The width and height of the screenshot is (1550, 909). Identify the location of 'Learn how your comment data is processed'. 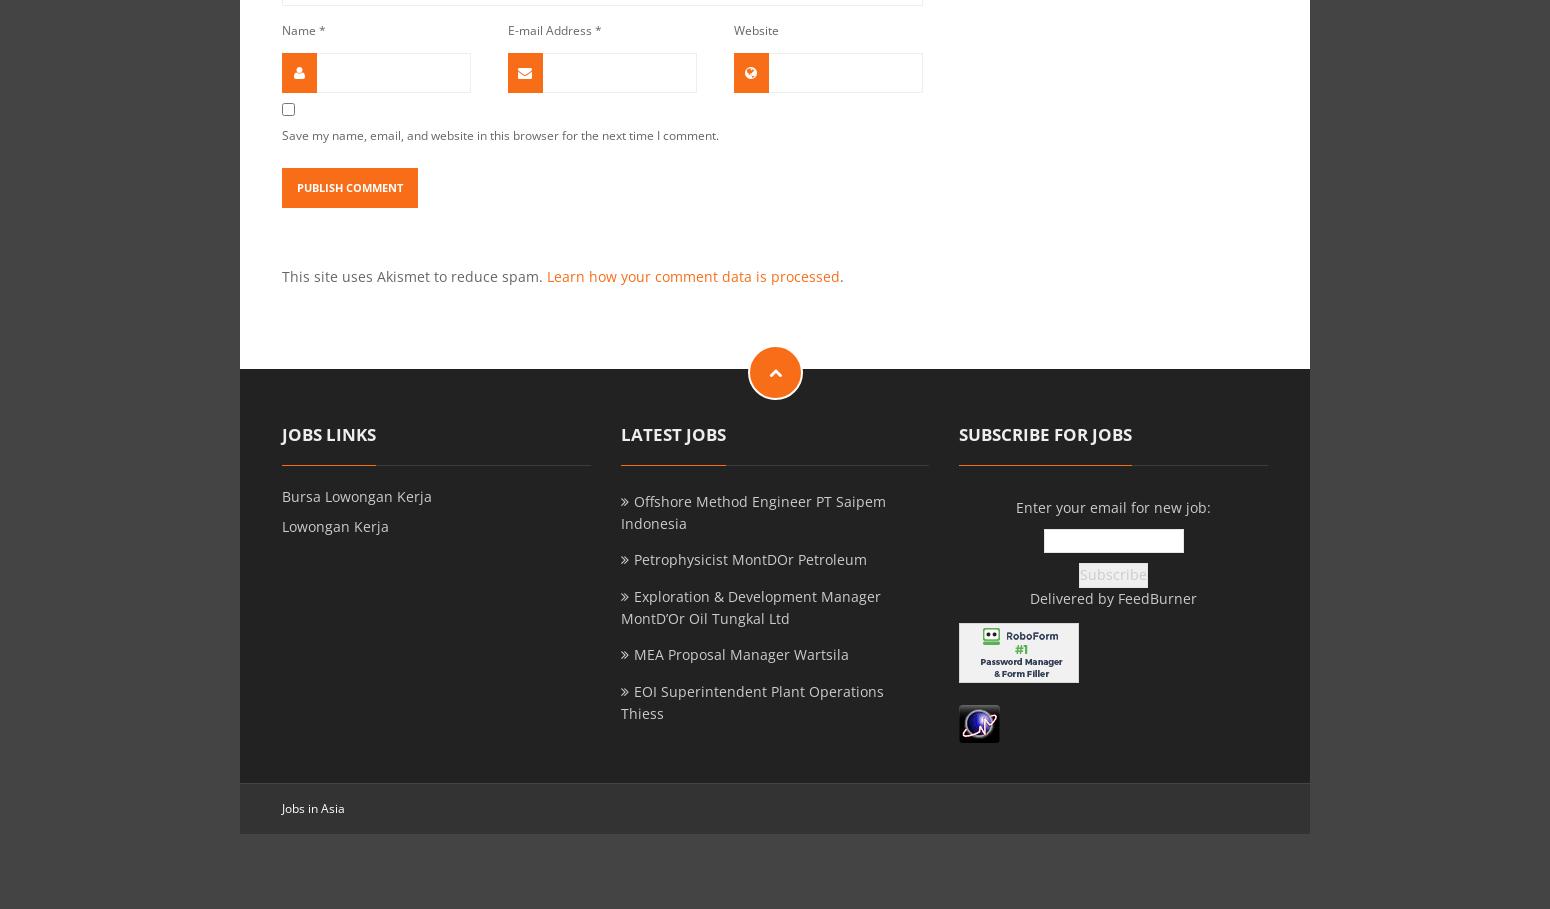
(691, 275).